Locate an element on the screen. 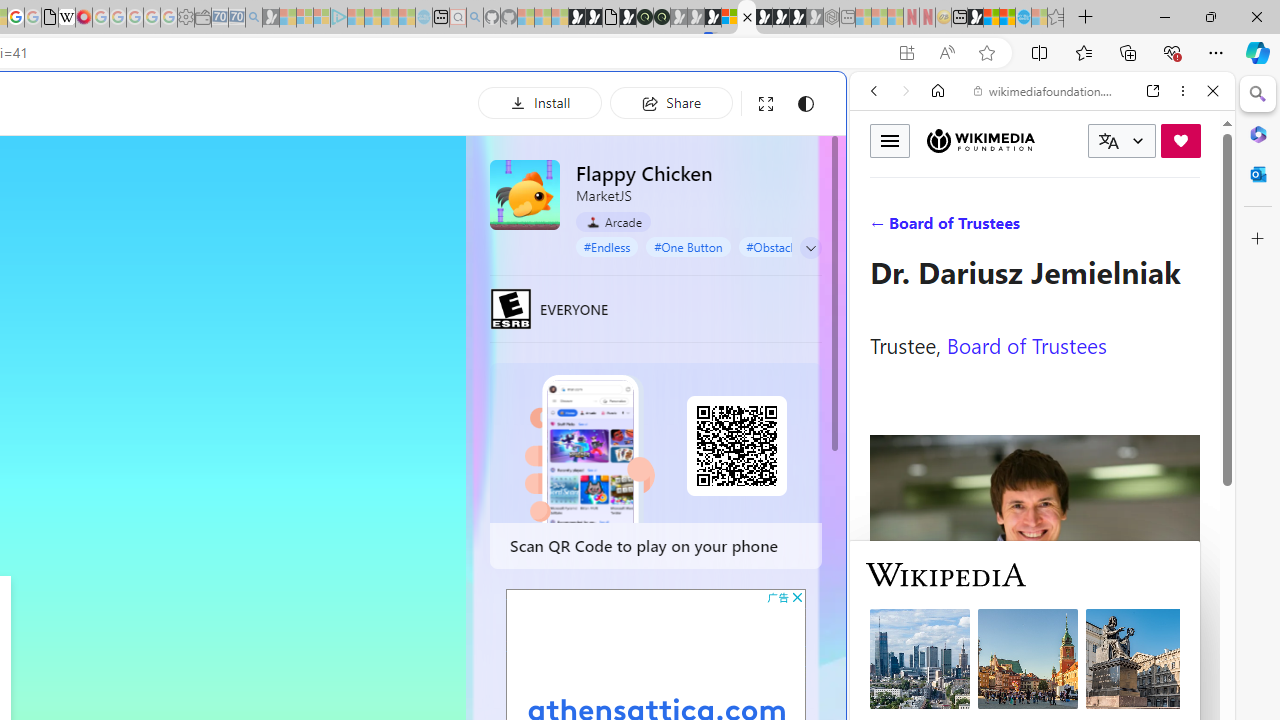  'Add this page to favorites (Ctrl+D)' is located at coordinates (986, 52).